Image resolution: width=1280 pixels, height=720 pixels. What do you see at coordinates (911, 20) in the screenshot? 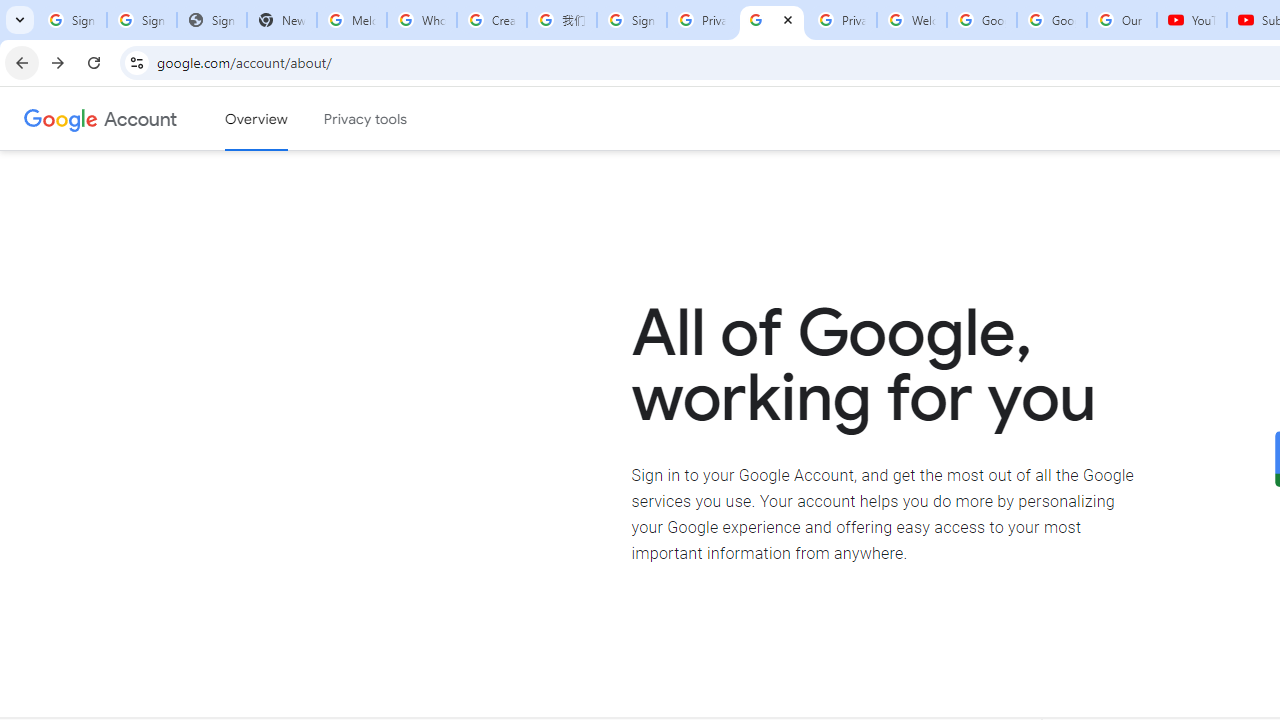
I see `'Welcome to My Activity'` at bounding box center [911, 20].